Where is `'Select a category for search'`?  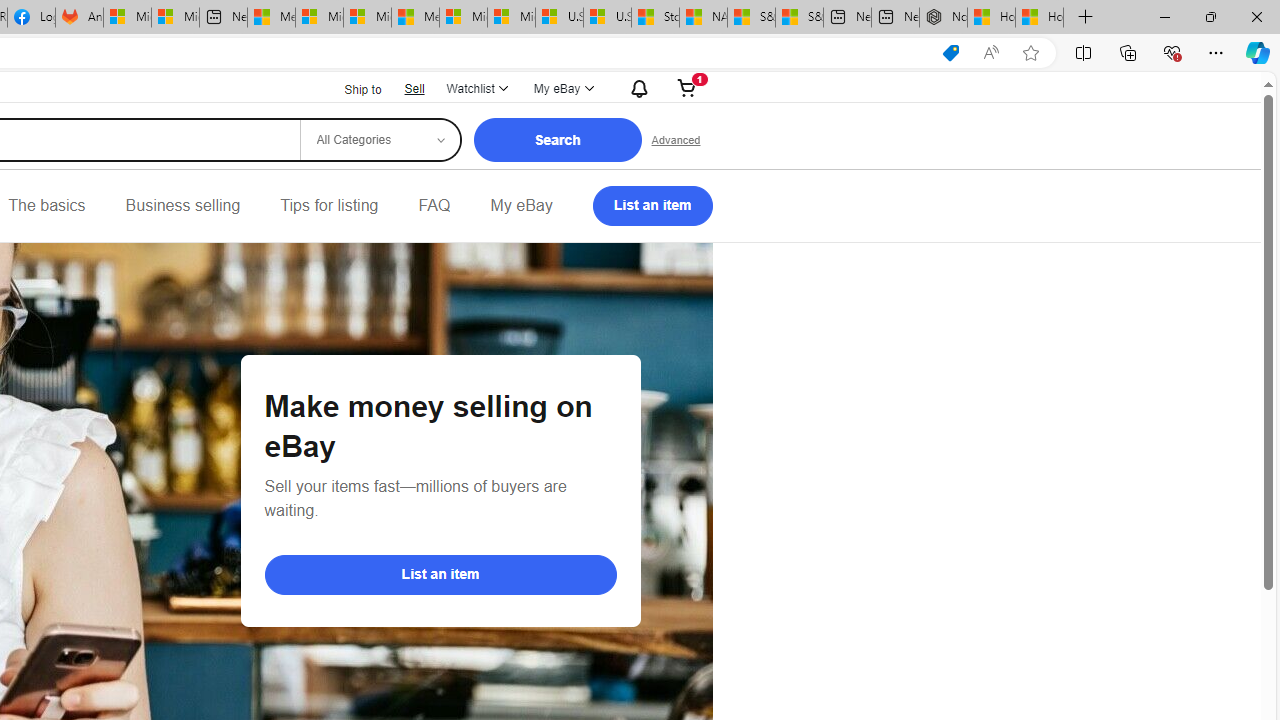 'Select a category for search' is located at coordinates (379, 139).